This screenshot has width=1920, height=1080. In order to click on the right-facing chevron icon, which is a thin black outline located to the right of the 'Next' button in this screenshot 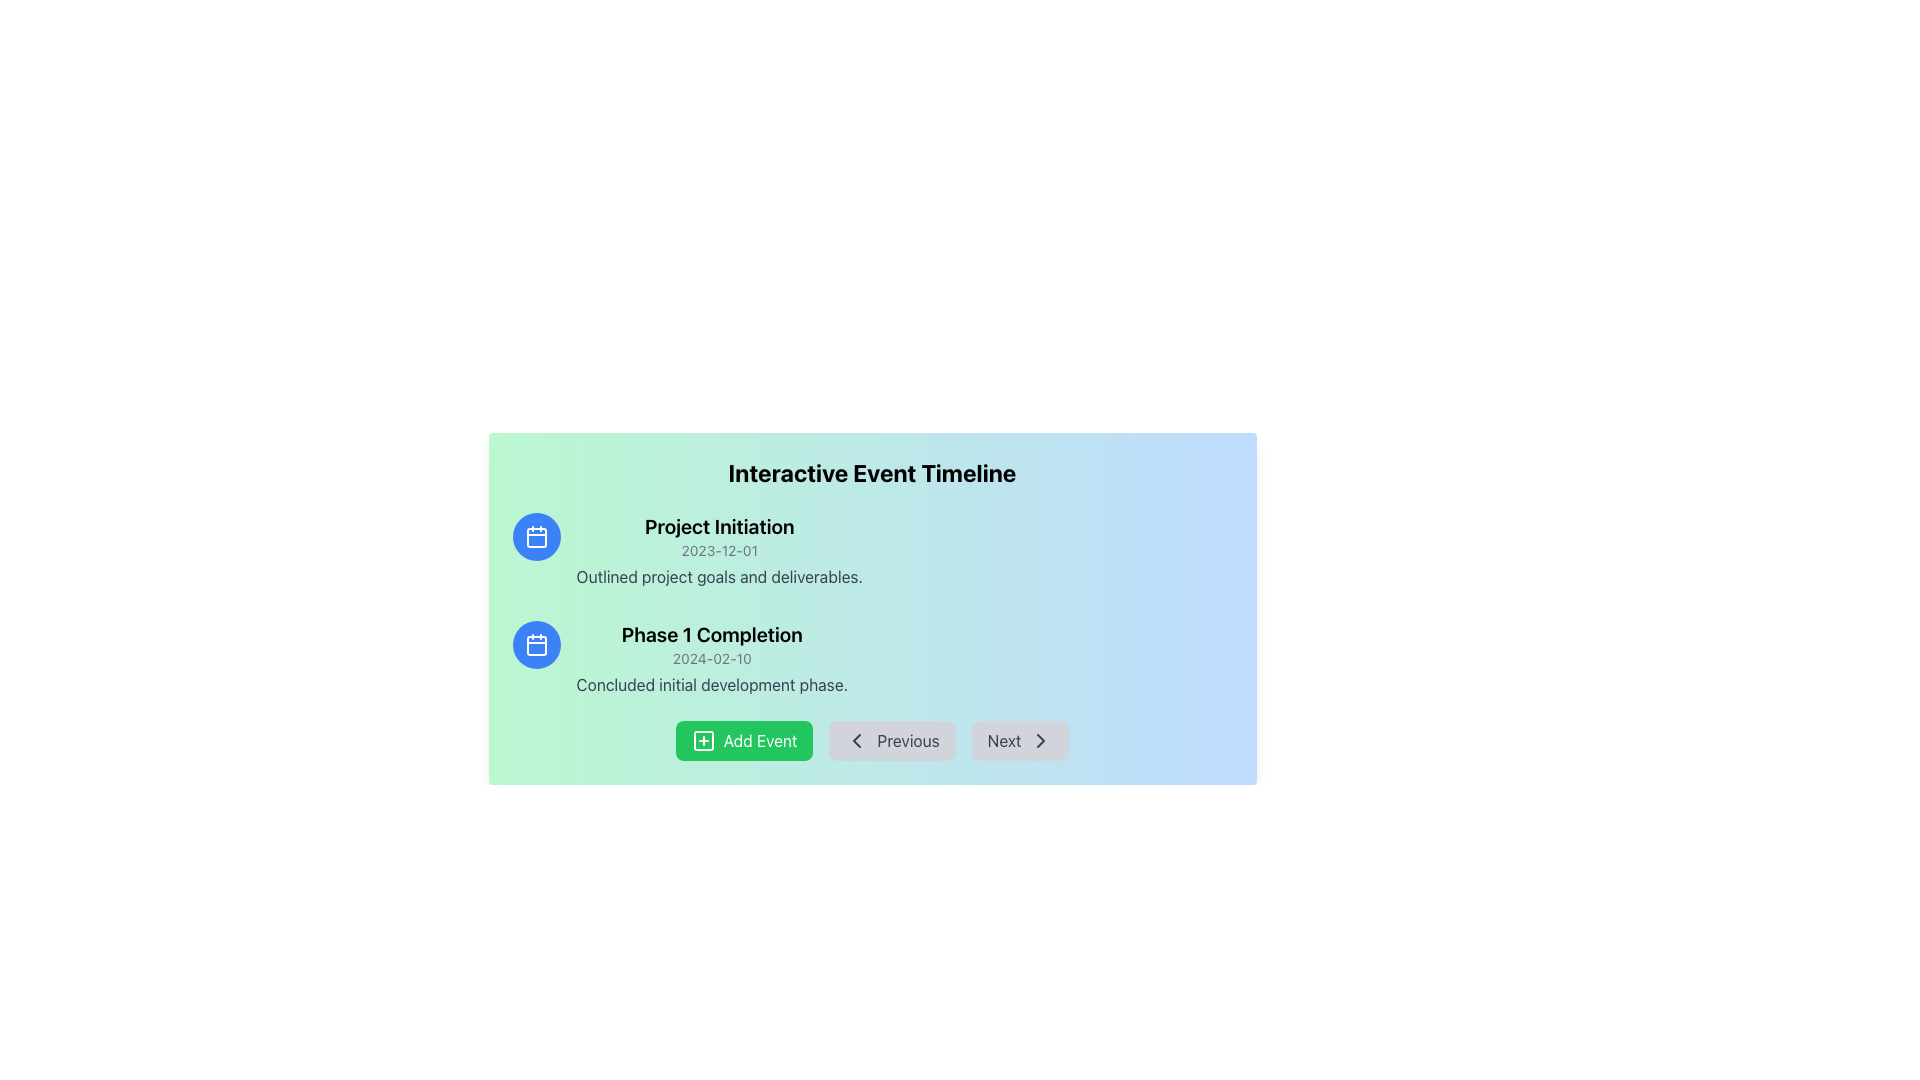, I will do `click(1040, 740)`.